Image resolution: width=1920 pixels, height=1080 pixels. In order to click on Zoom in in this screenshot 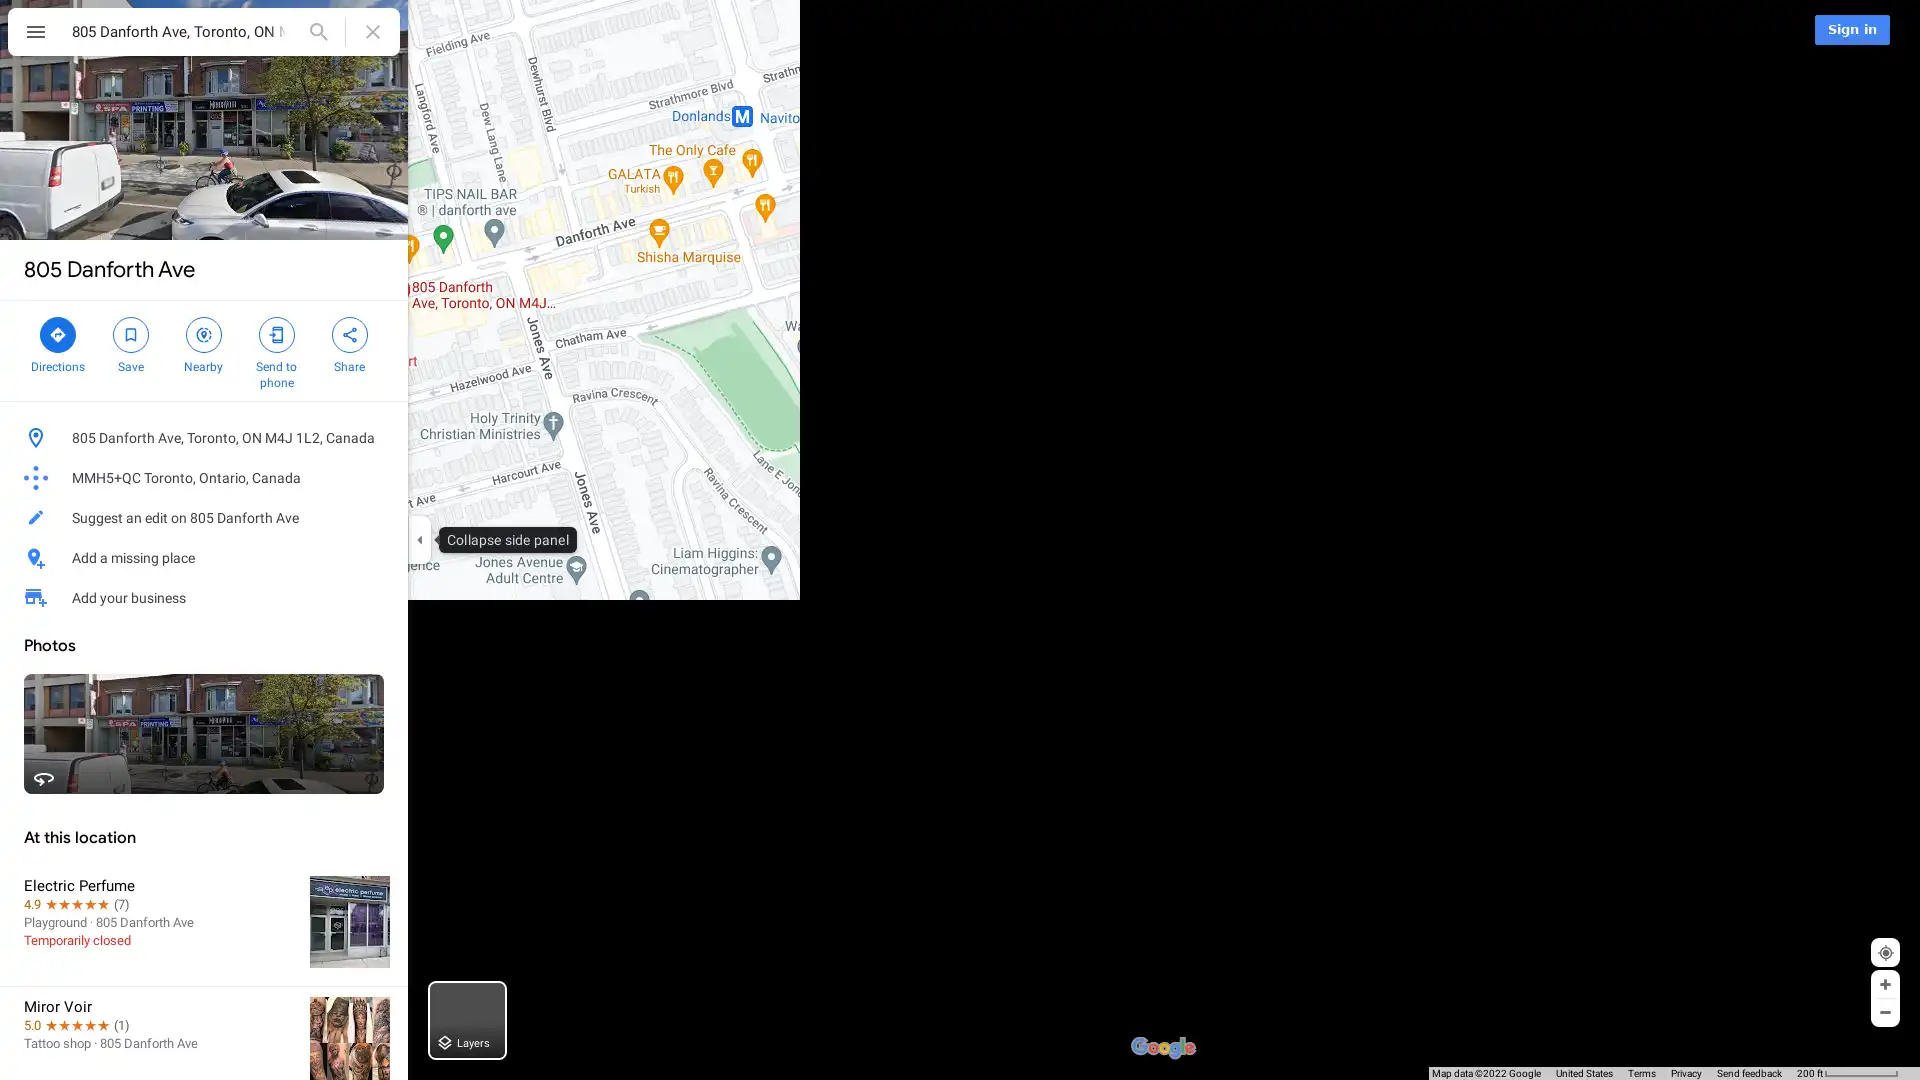, I will do `click(1884, 983)`.